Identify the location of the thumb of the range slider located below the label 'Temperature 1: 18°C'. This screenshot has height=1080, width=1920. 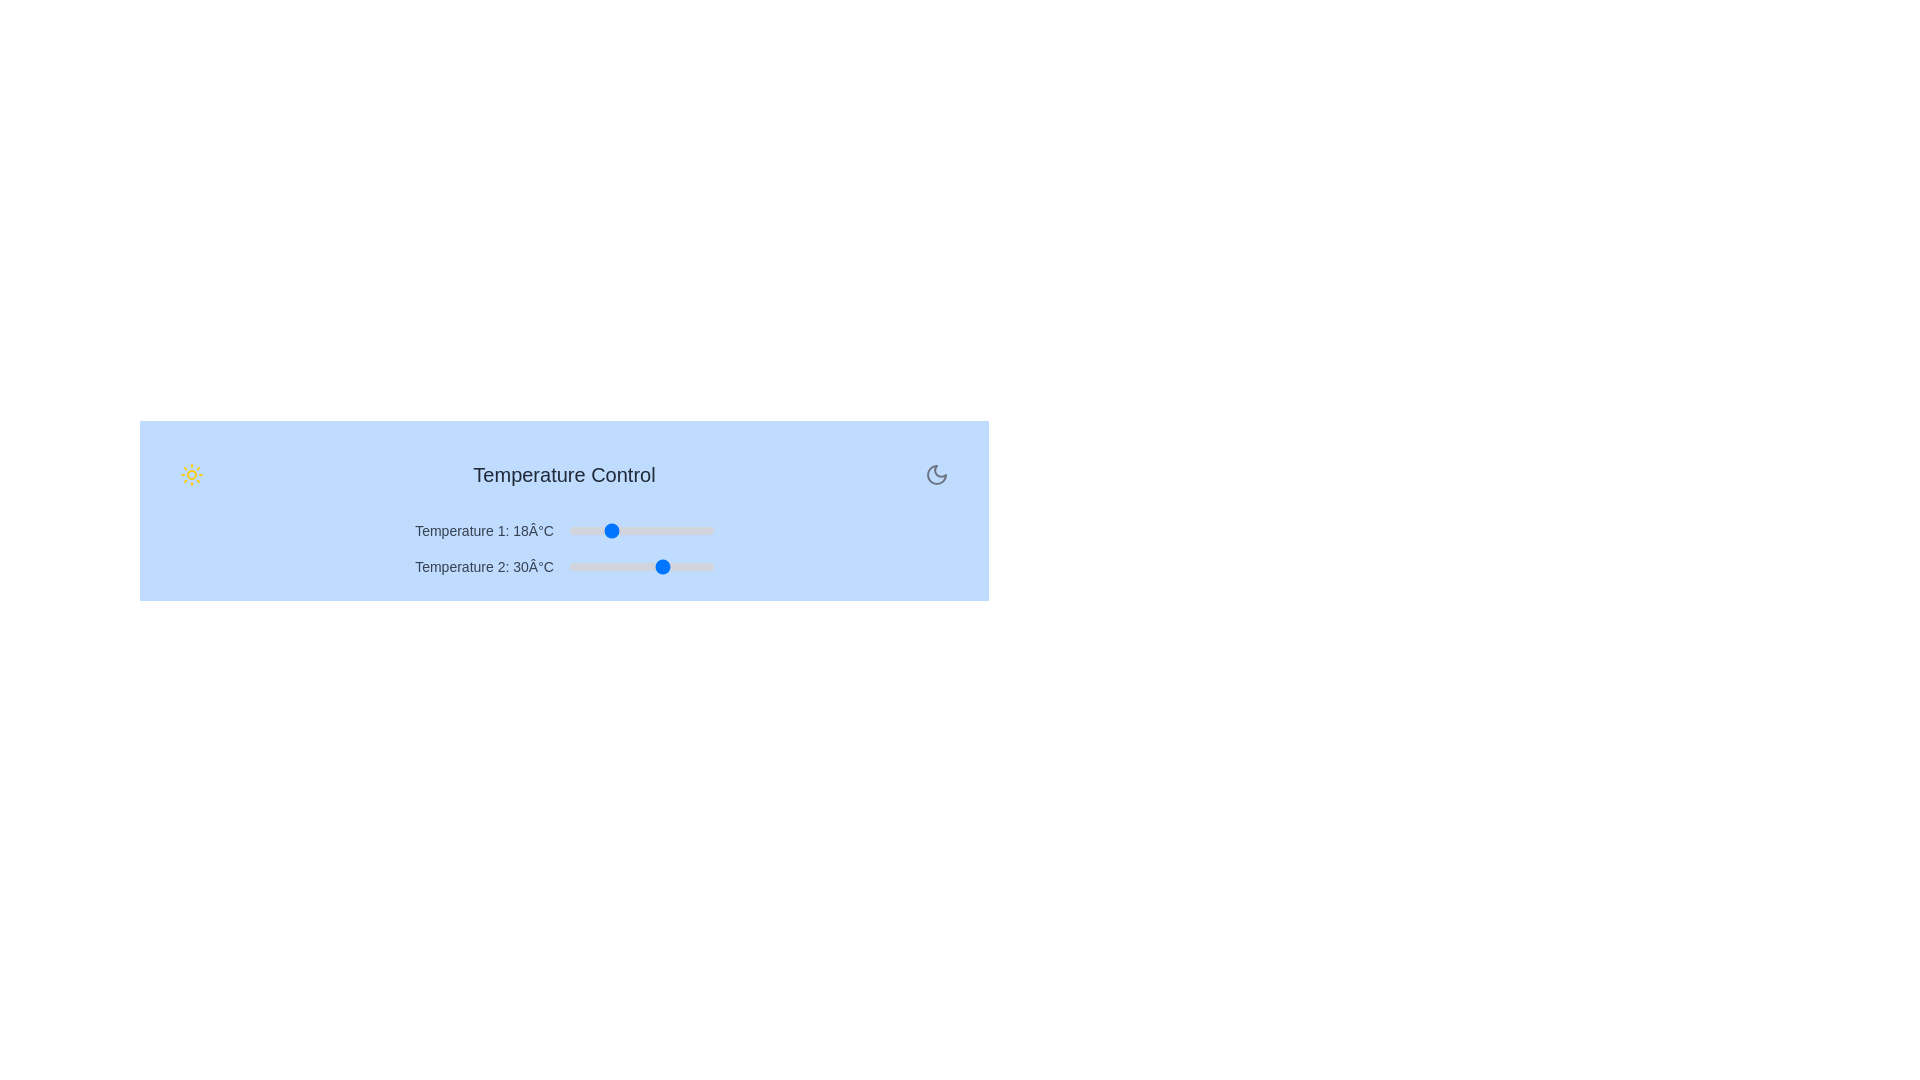
(641, 530).